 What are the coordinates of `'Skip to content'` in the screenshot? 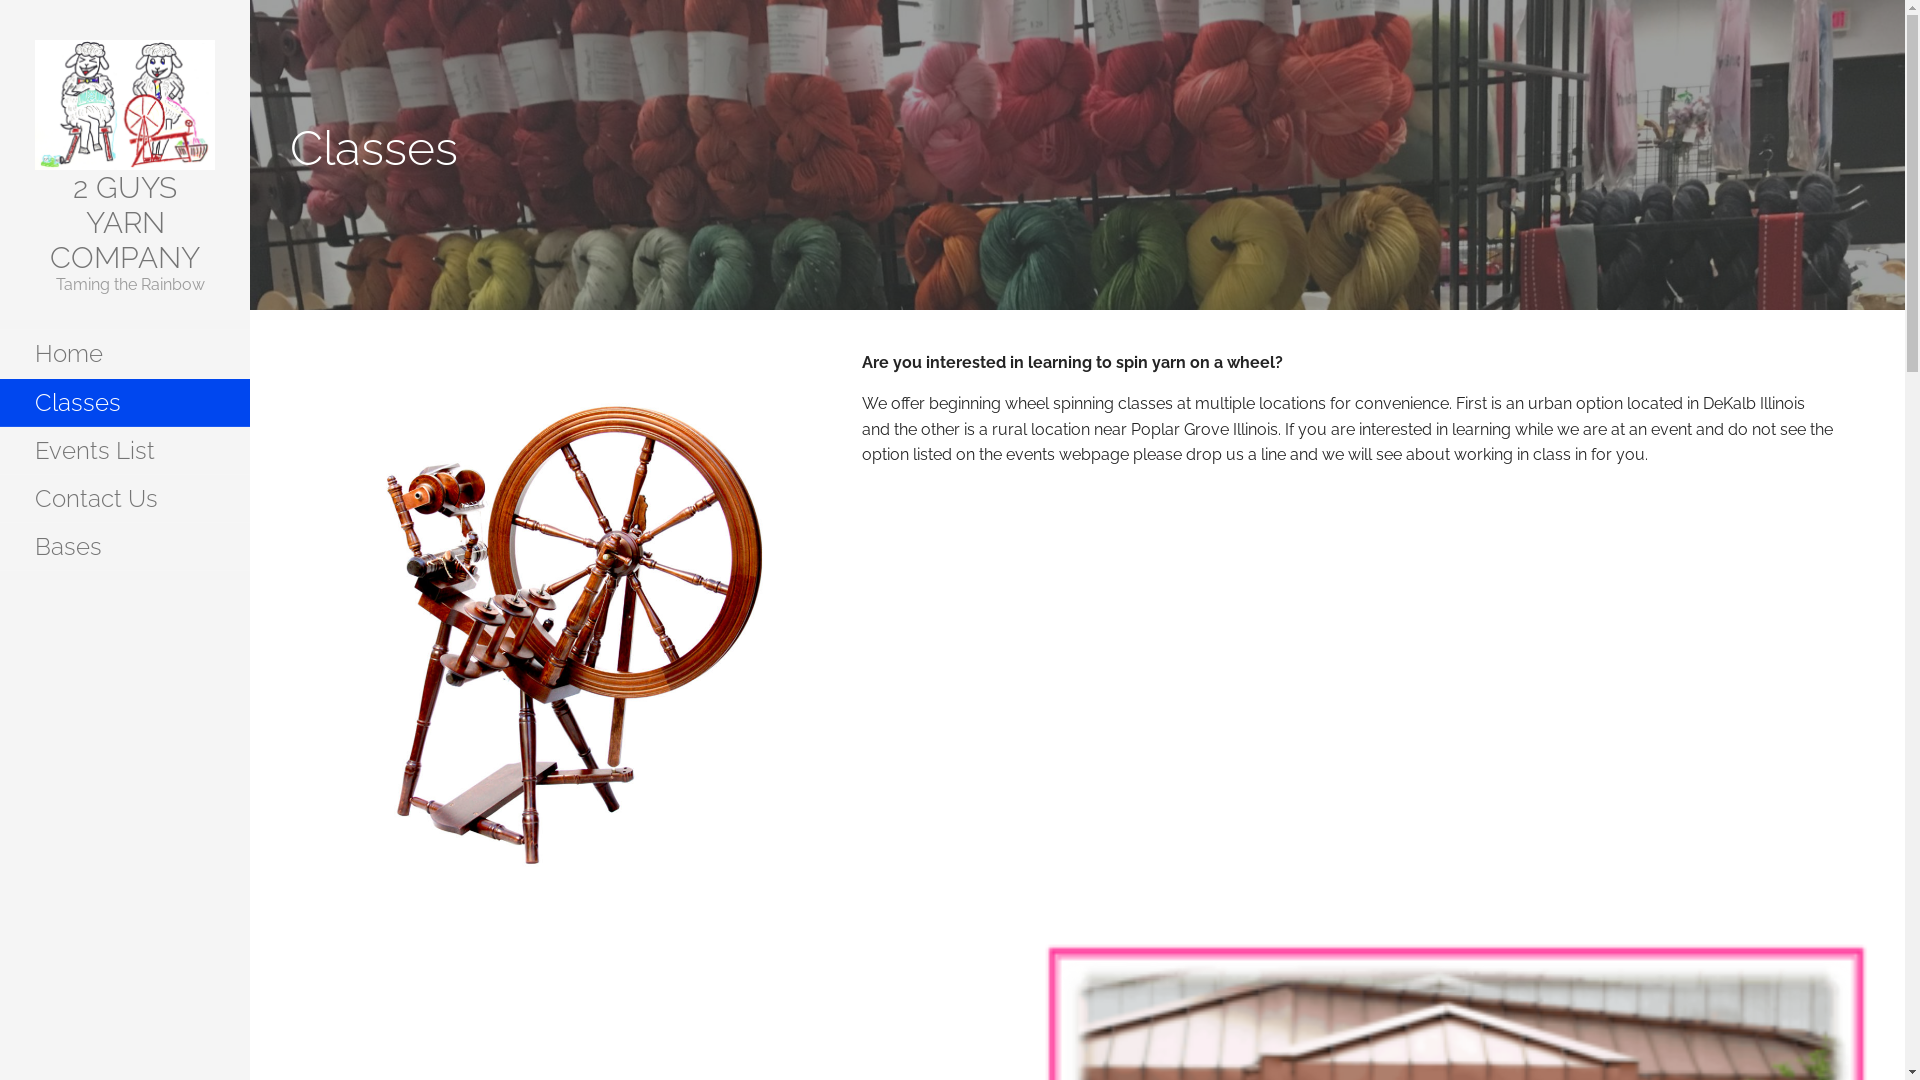 It's located at (249, 0).